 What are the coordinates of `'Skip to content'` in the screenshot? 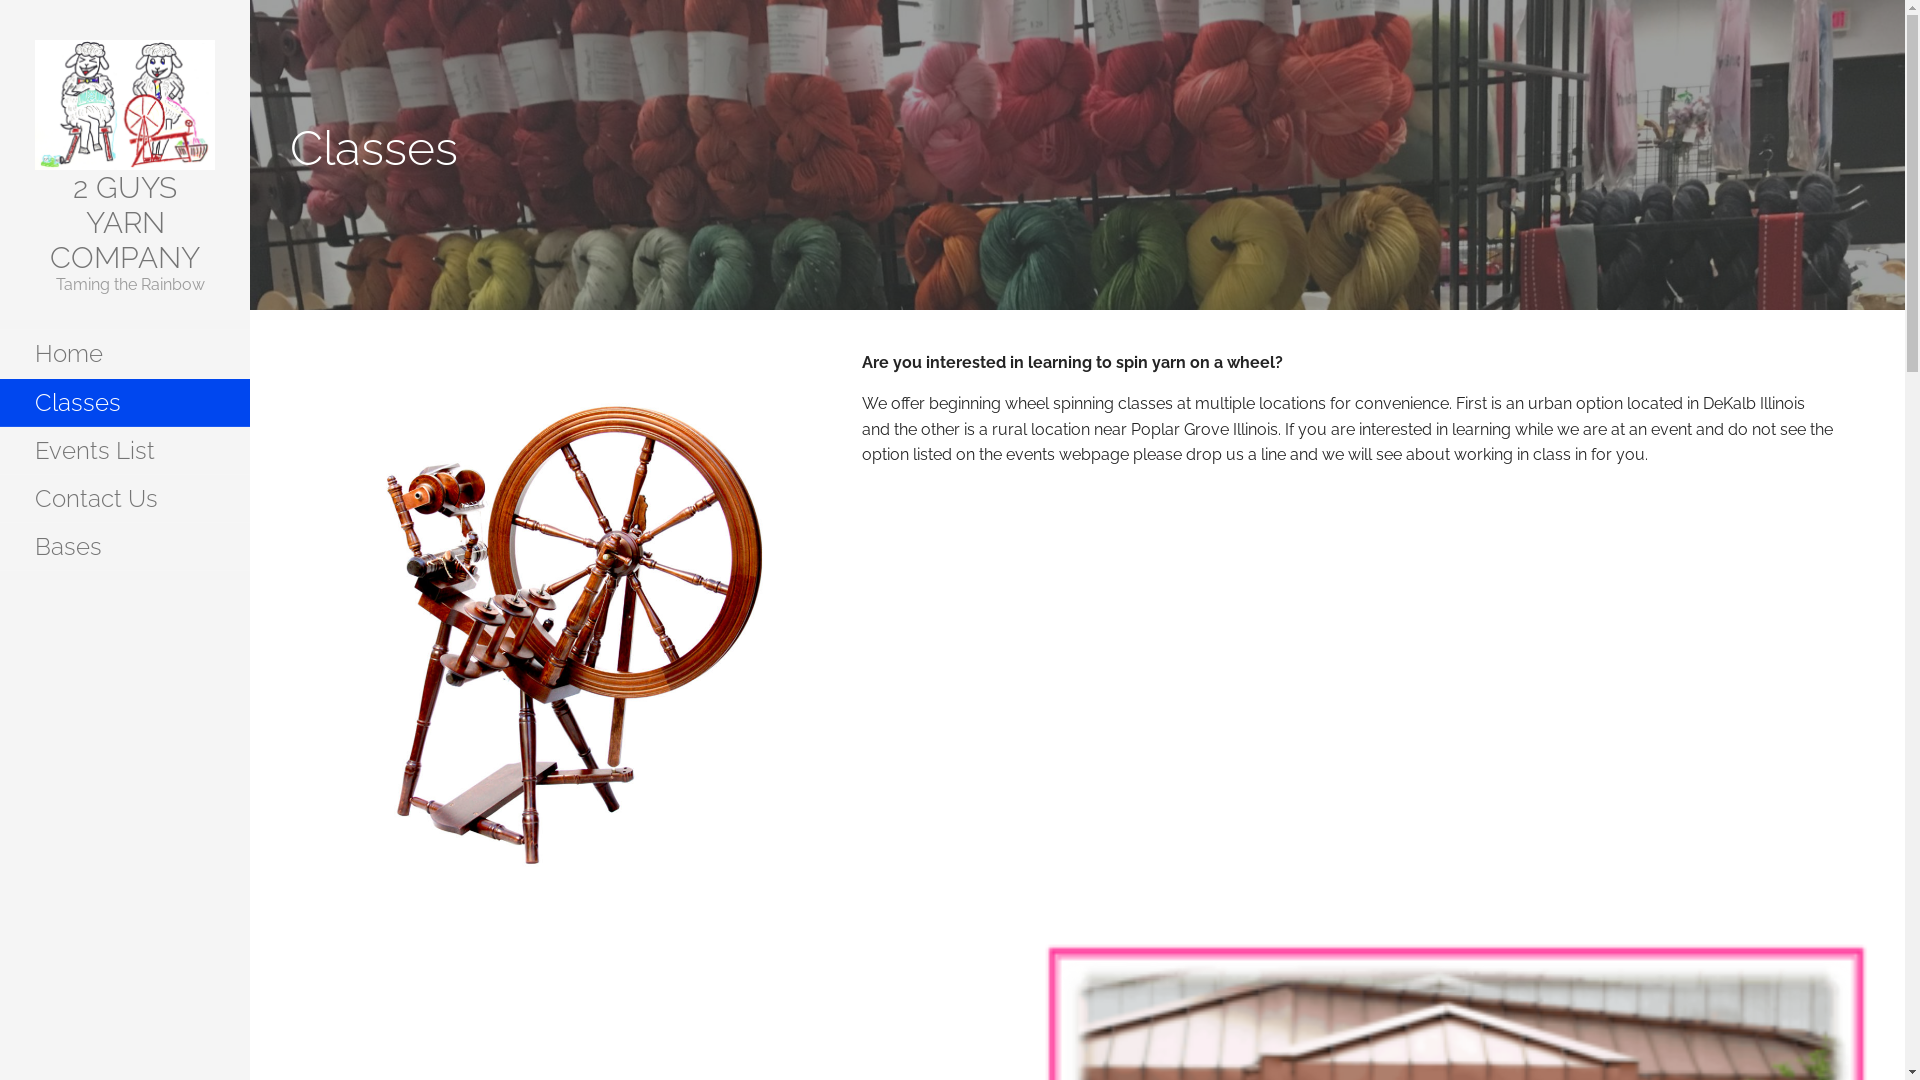 It's located at (249, 0).